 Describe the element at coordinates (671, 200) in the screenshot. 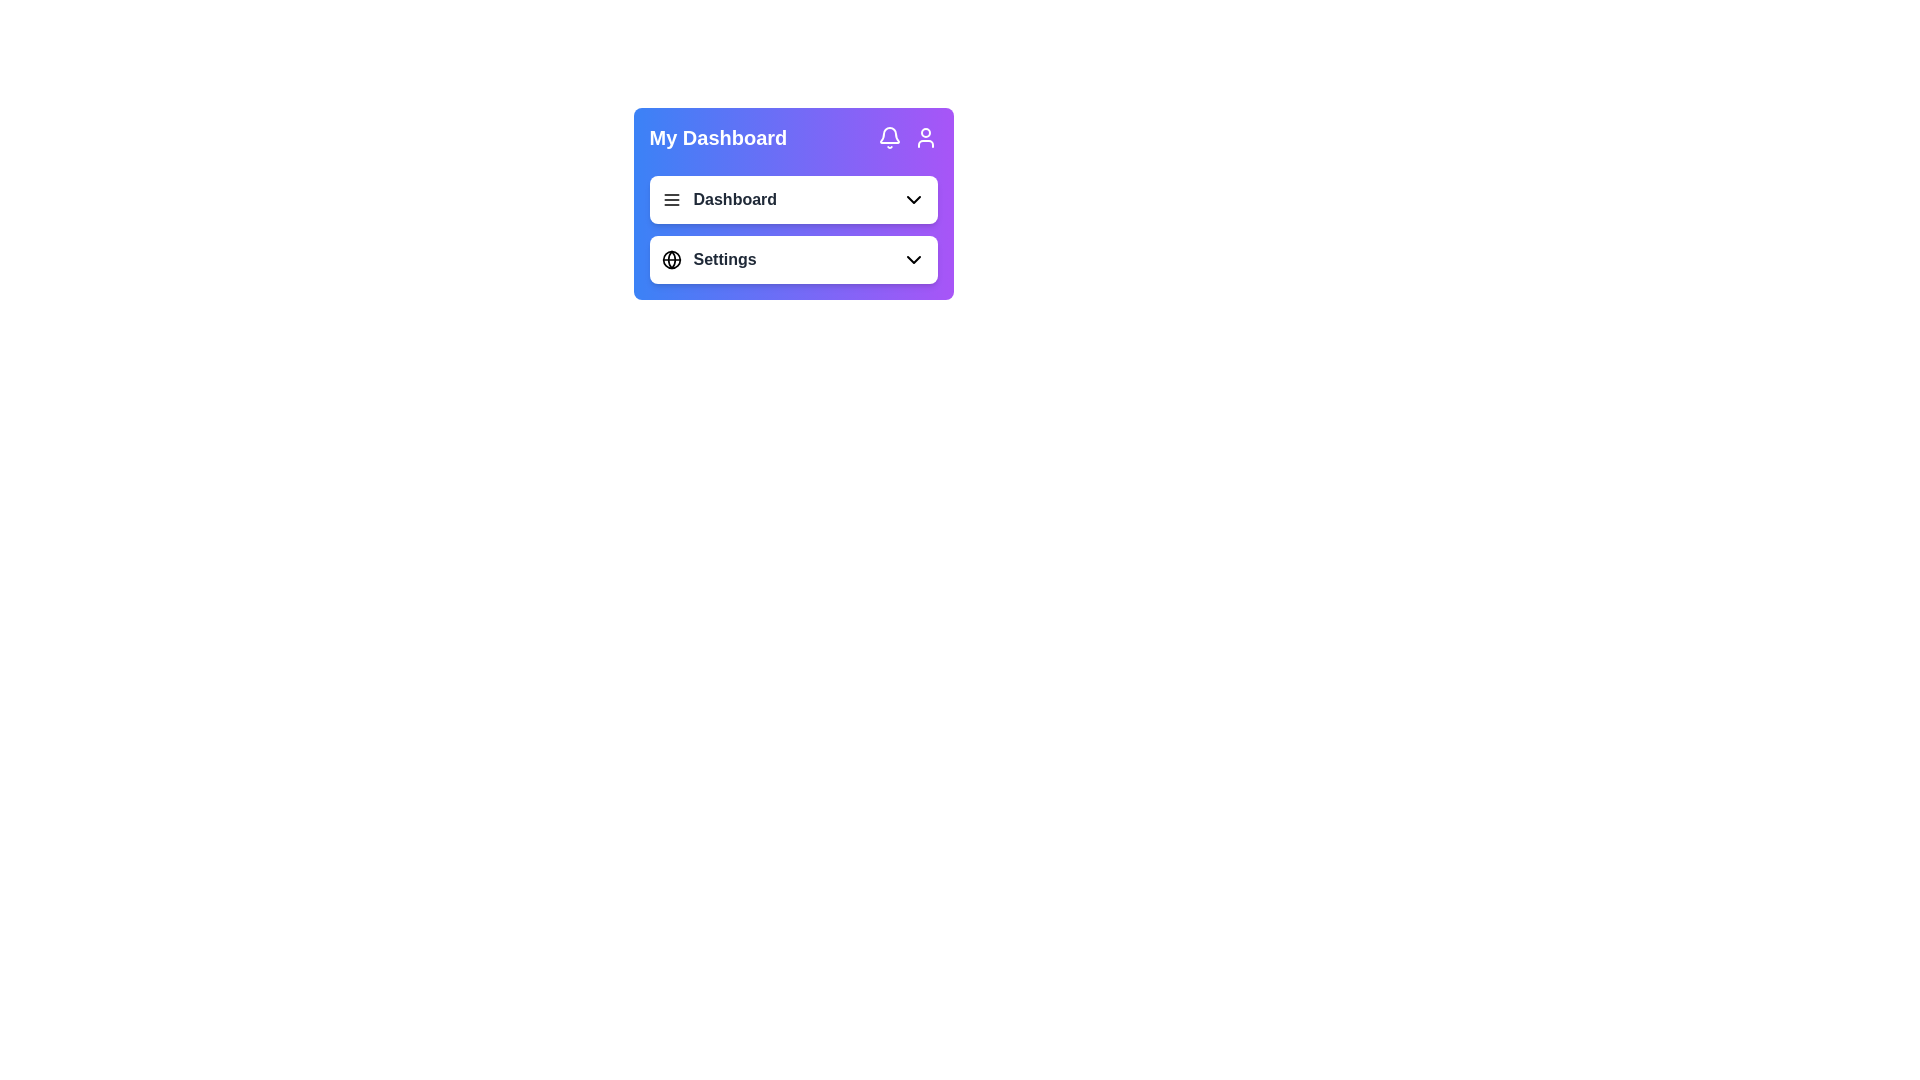

I see `the hamburger menu icon located to the left of the 'Dashboard' text label` at that location.